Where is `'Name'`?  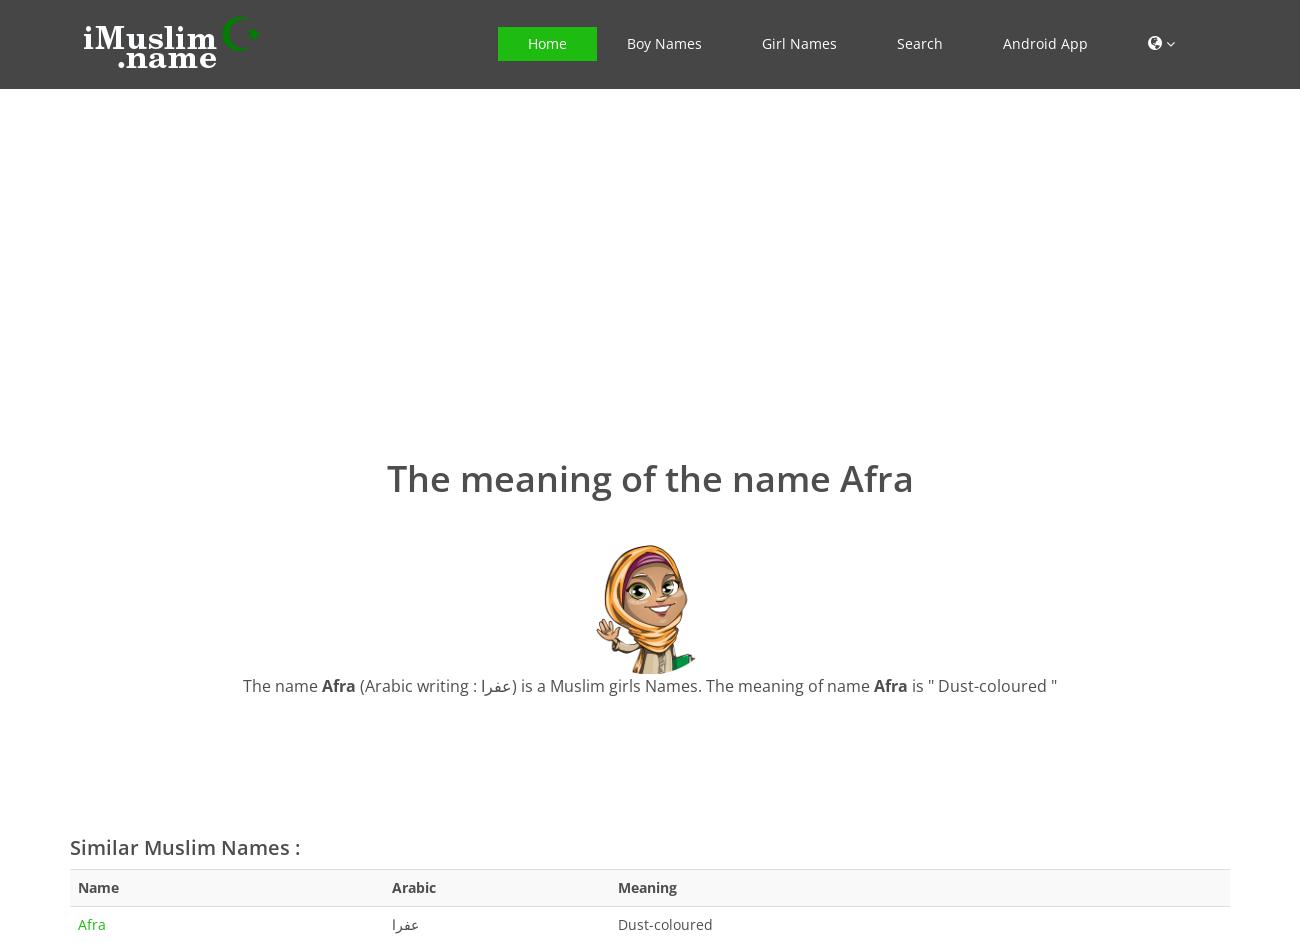 'Name' is located at coordinates (98, 886).